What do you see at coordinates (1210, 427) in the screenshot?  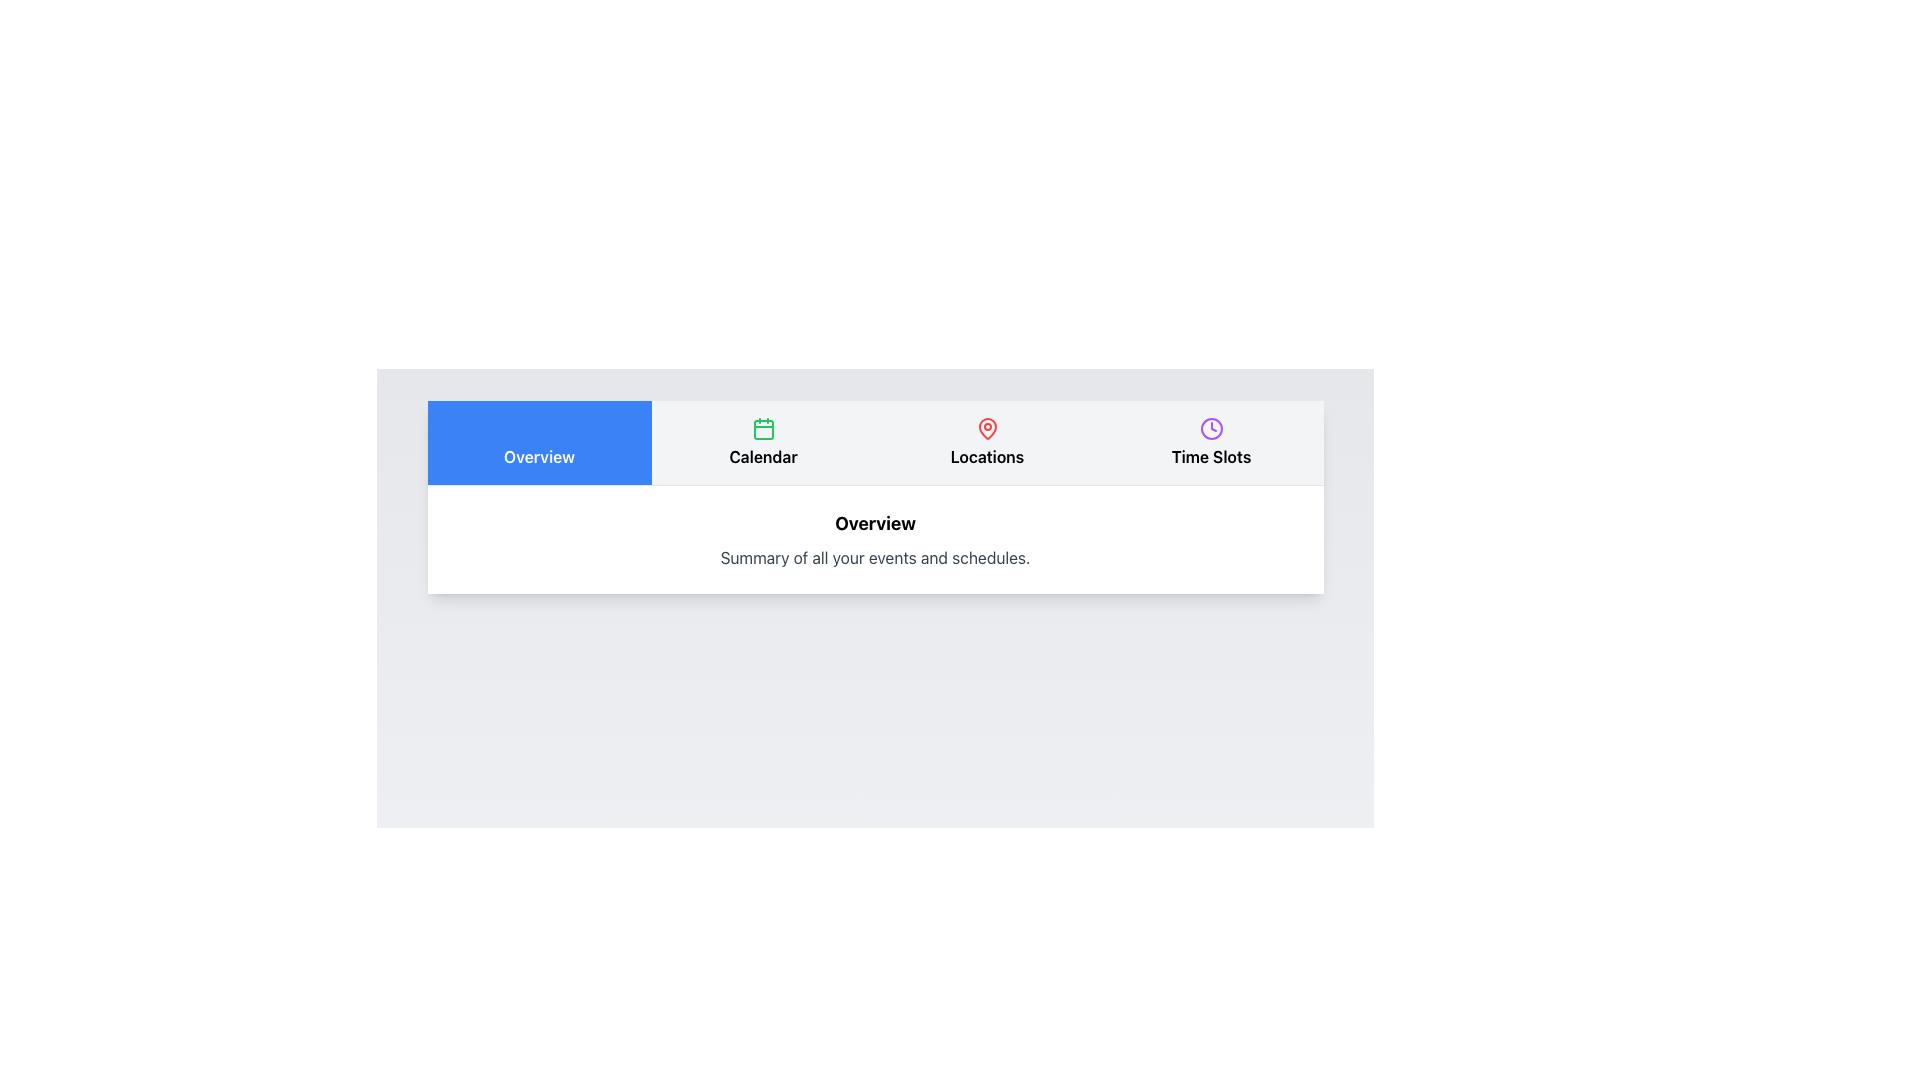 I see `the purple clock icon located above the 'Time Slots' label to interact with its section` at bounding box center [1210, 427].